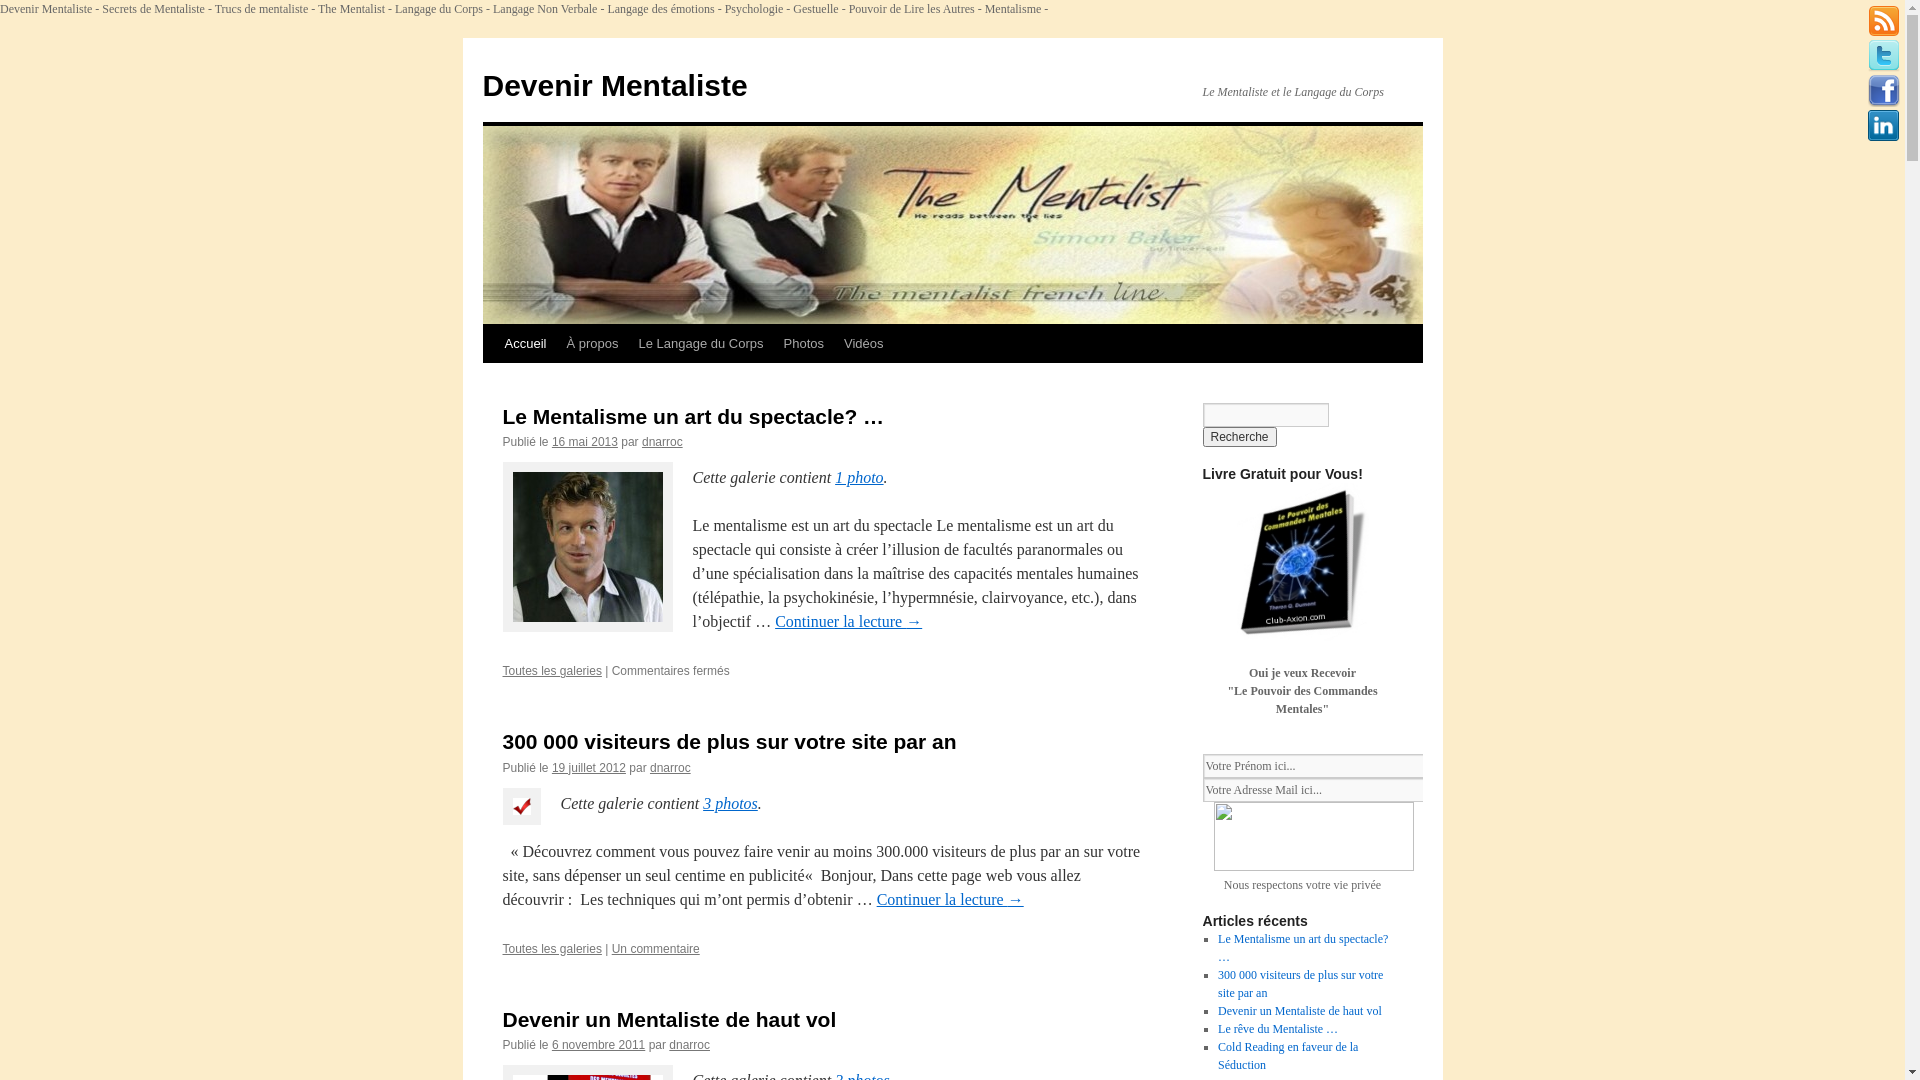 This screenshot has width=1920, height=1080. I want to click on 'Recherche', so click(1237, 435).